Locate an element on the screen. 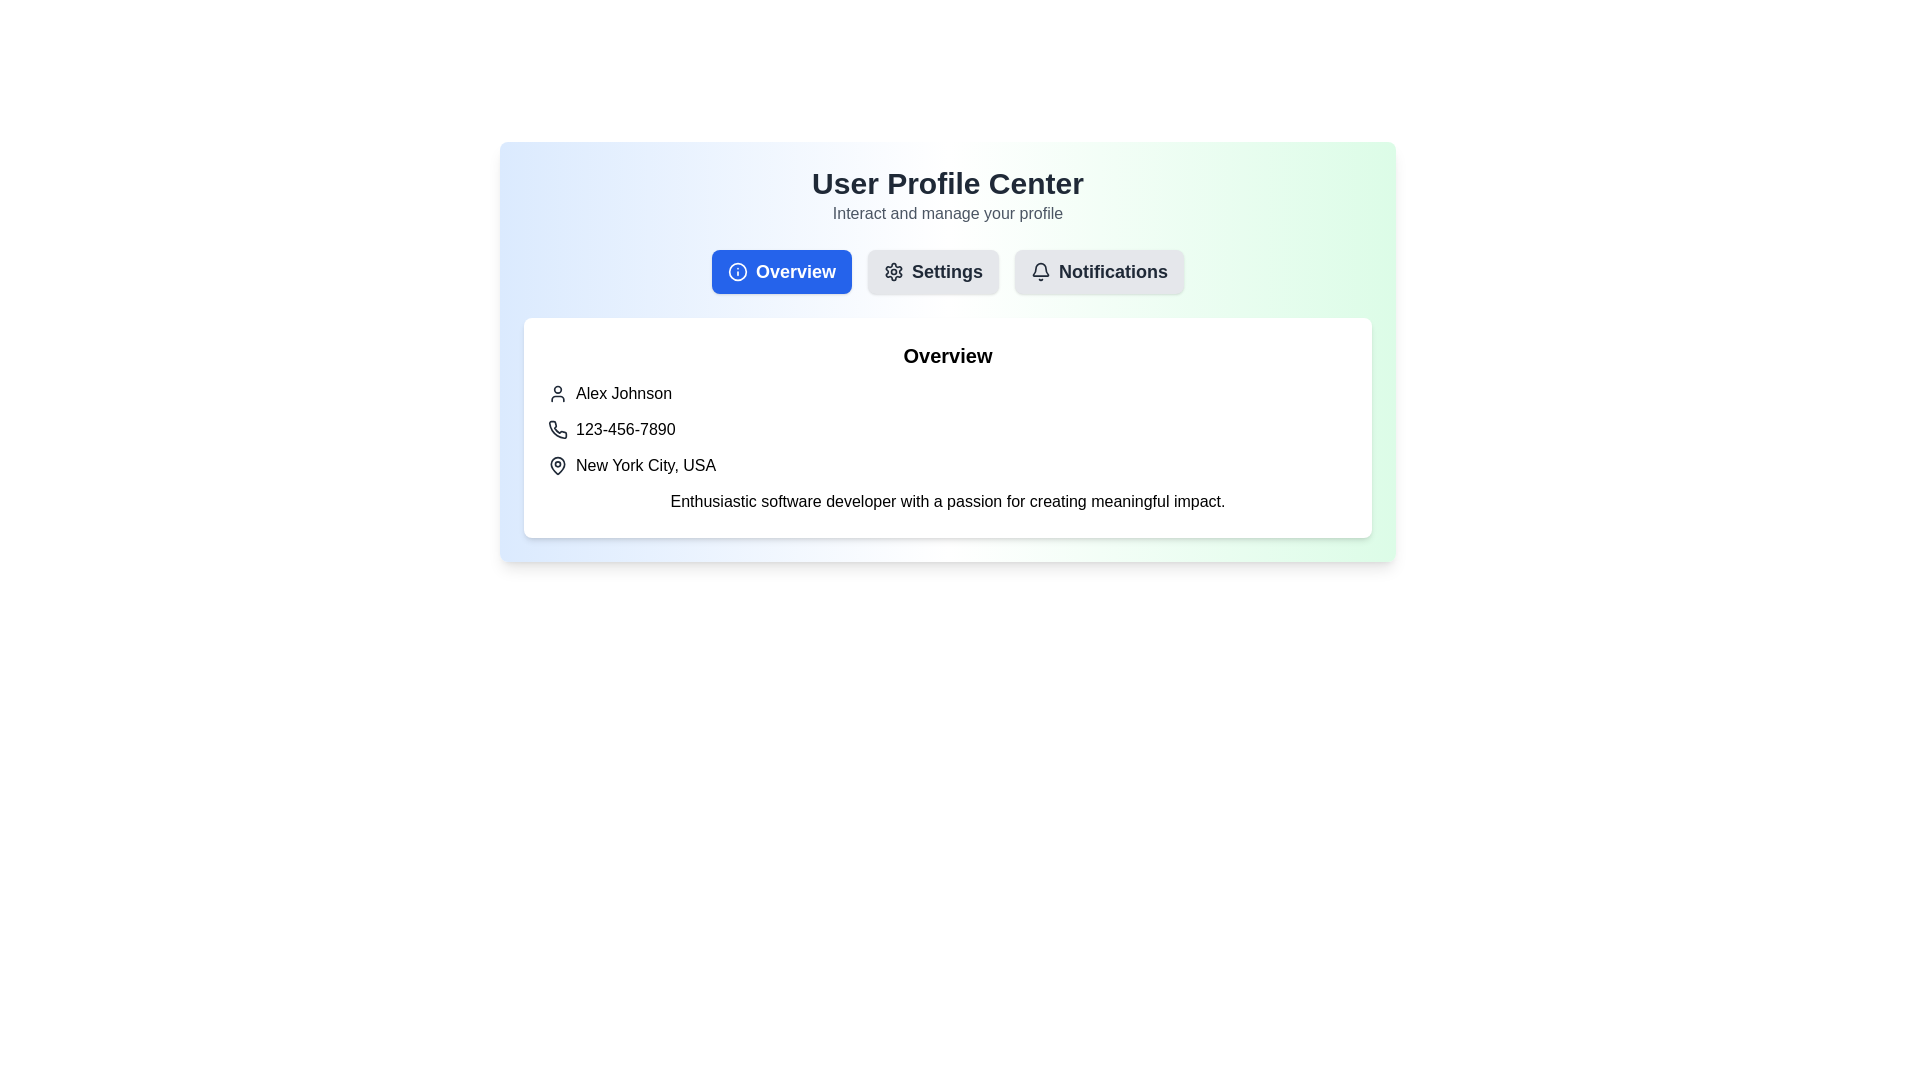  the 'Settings' button with a gear icon to observe the background color change to light blue is located at coordinates (932, 272).